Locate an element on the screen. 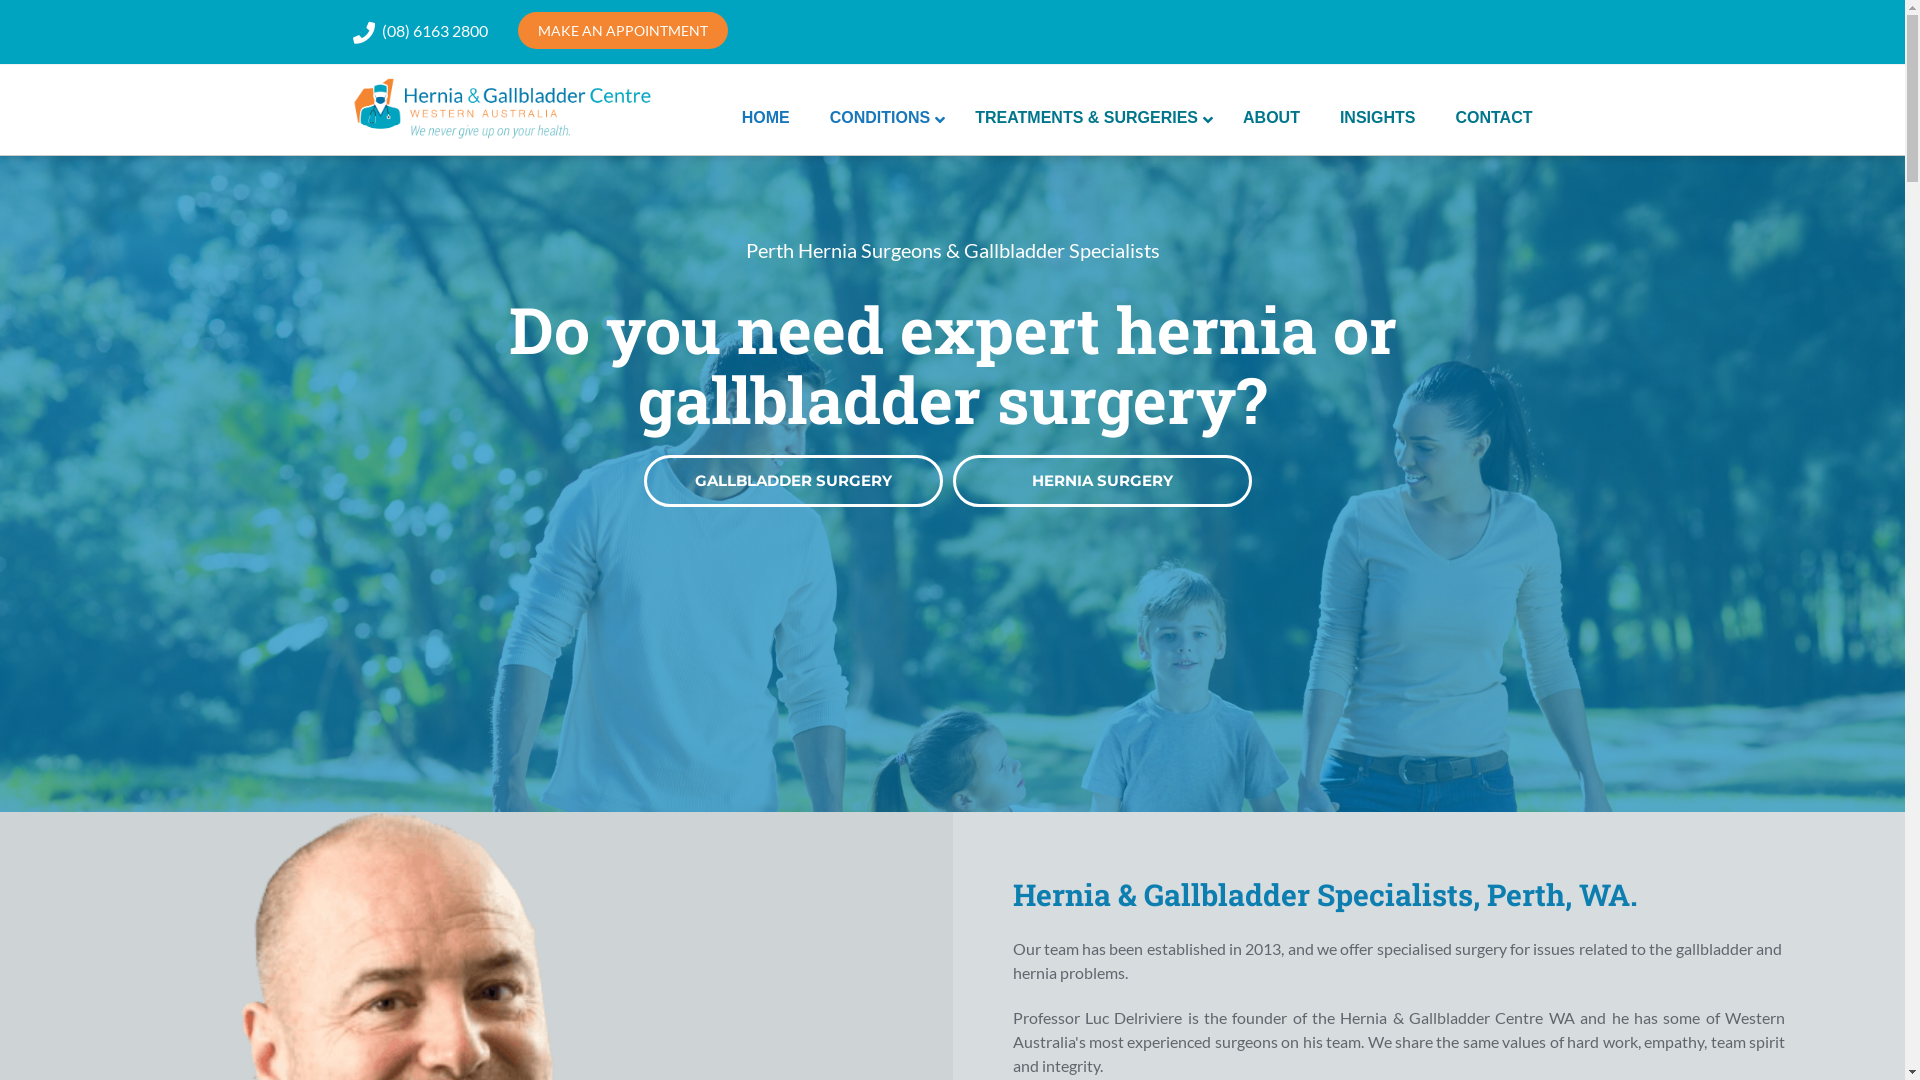 Image resolution: width=1920 pixels, height=1080 pixels. '(08) 6163 2800' is located at coordinates (434, 30).